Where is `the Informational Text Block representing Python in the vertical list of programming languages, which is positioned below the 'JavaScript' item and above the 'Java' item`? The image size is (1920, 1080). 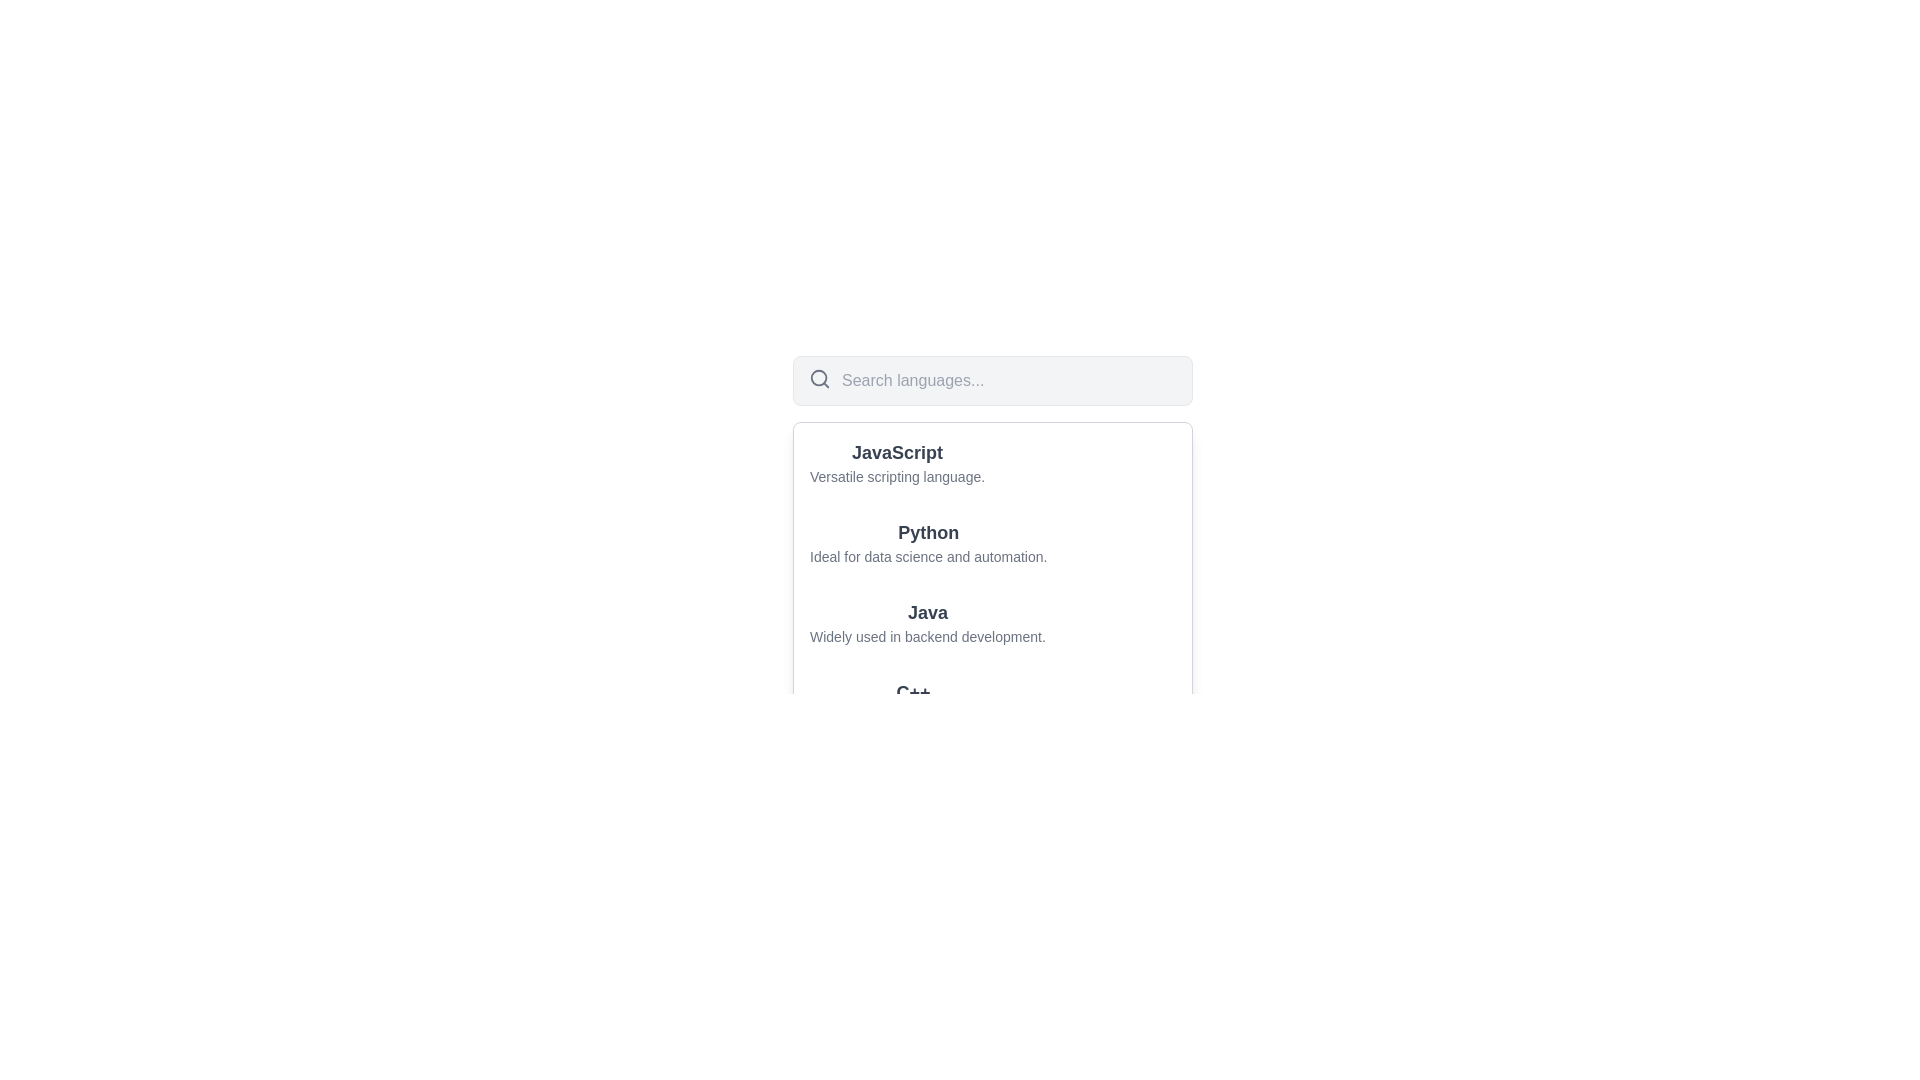 the Informational Text Block representing Python in the vertical list of programming languages, which is positioned below the 'JavaScript' item and above the 'Java' item is located at coordinates (993, 543).